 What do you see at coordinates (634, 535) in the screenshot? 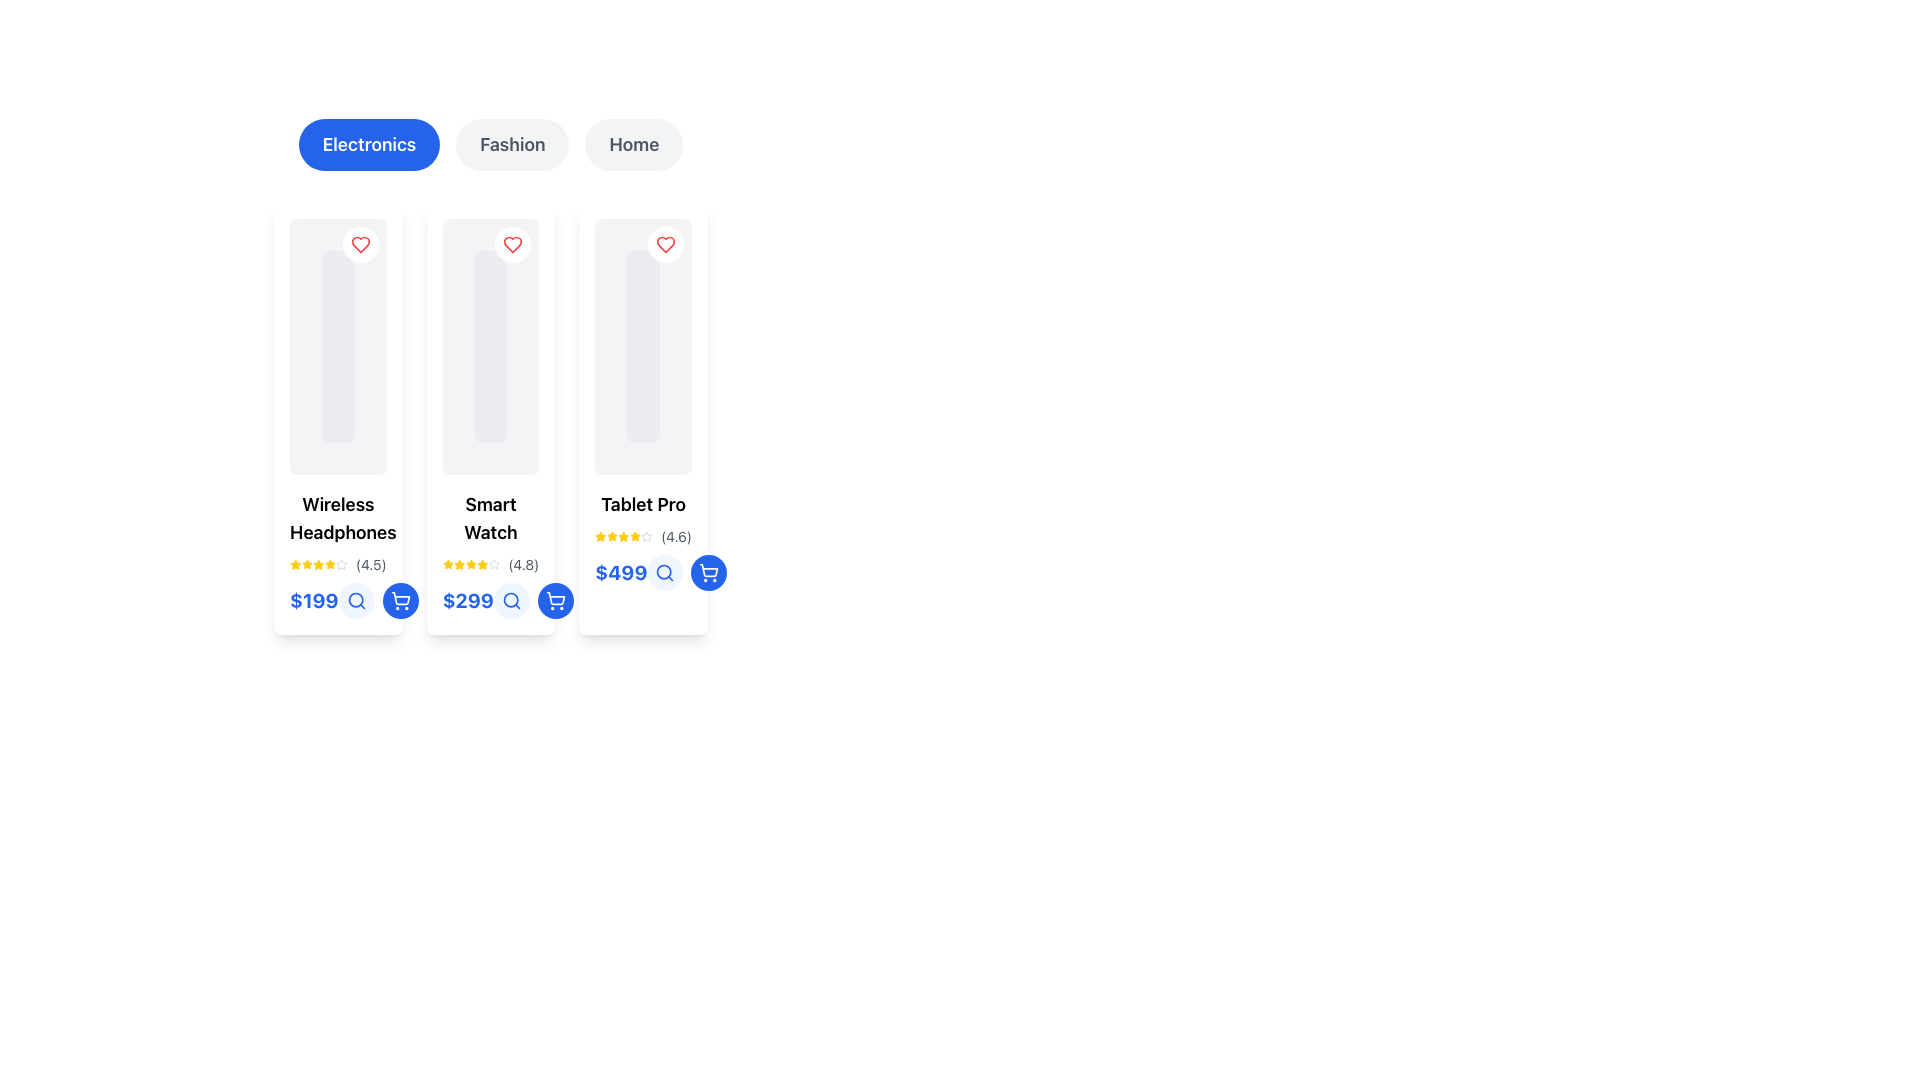
I see `the fifth star icon in the rating section of the 'Tablet Pro' product card` at bounding box center [634, 535].